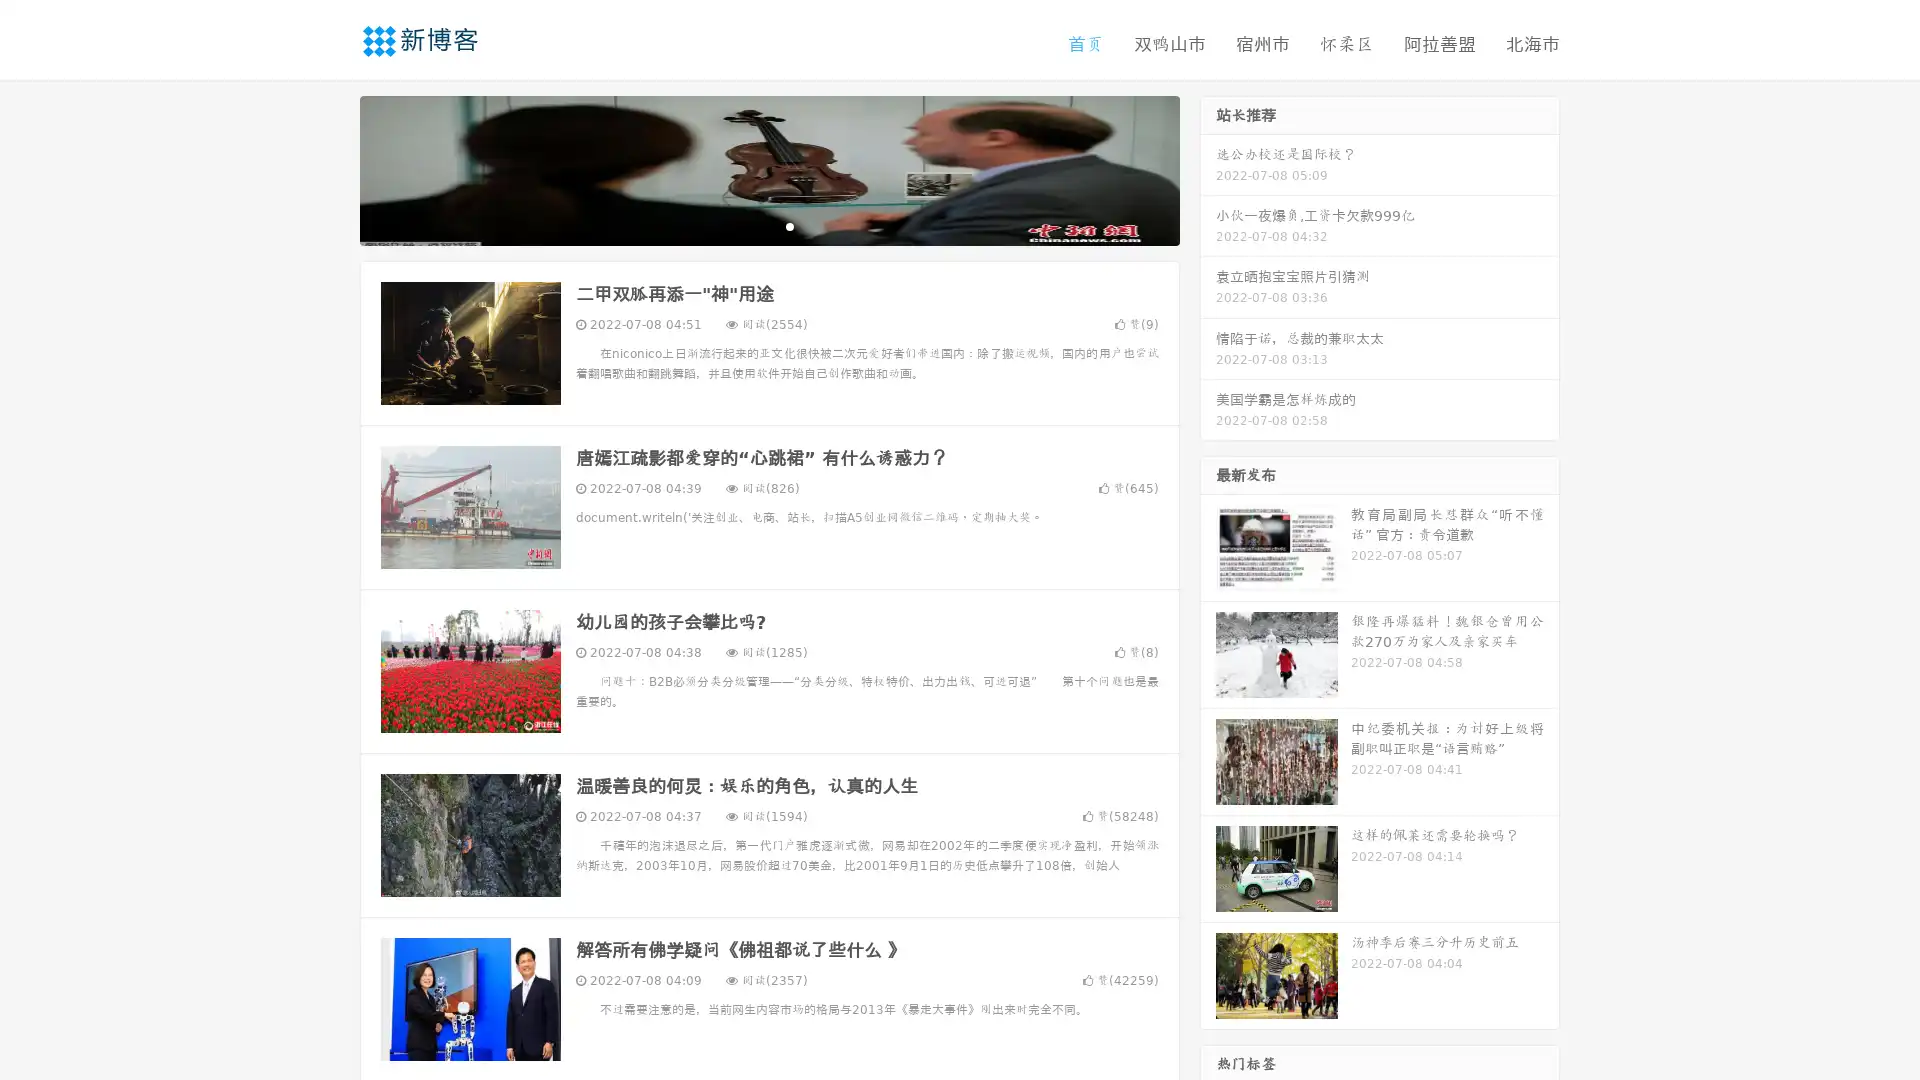 This screenshot has width=1920, height=1080. I want to click on Next slide, so click(1208, 168).